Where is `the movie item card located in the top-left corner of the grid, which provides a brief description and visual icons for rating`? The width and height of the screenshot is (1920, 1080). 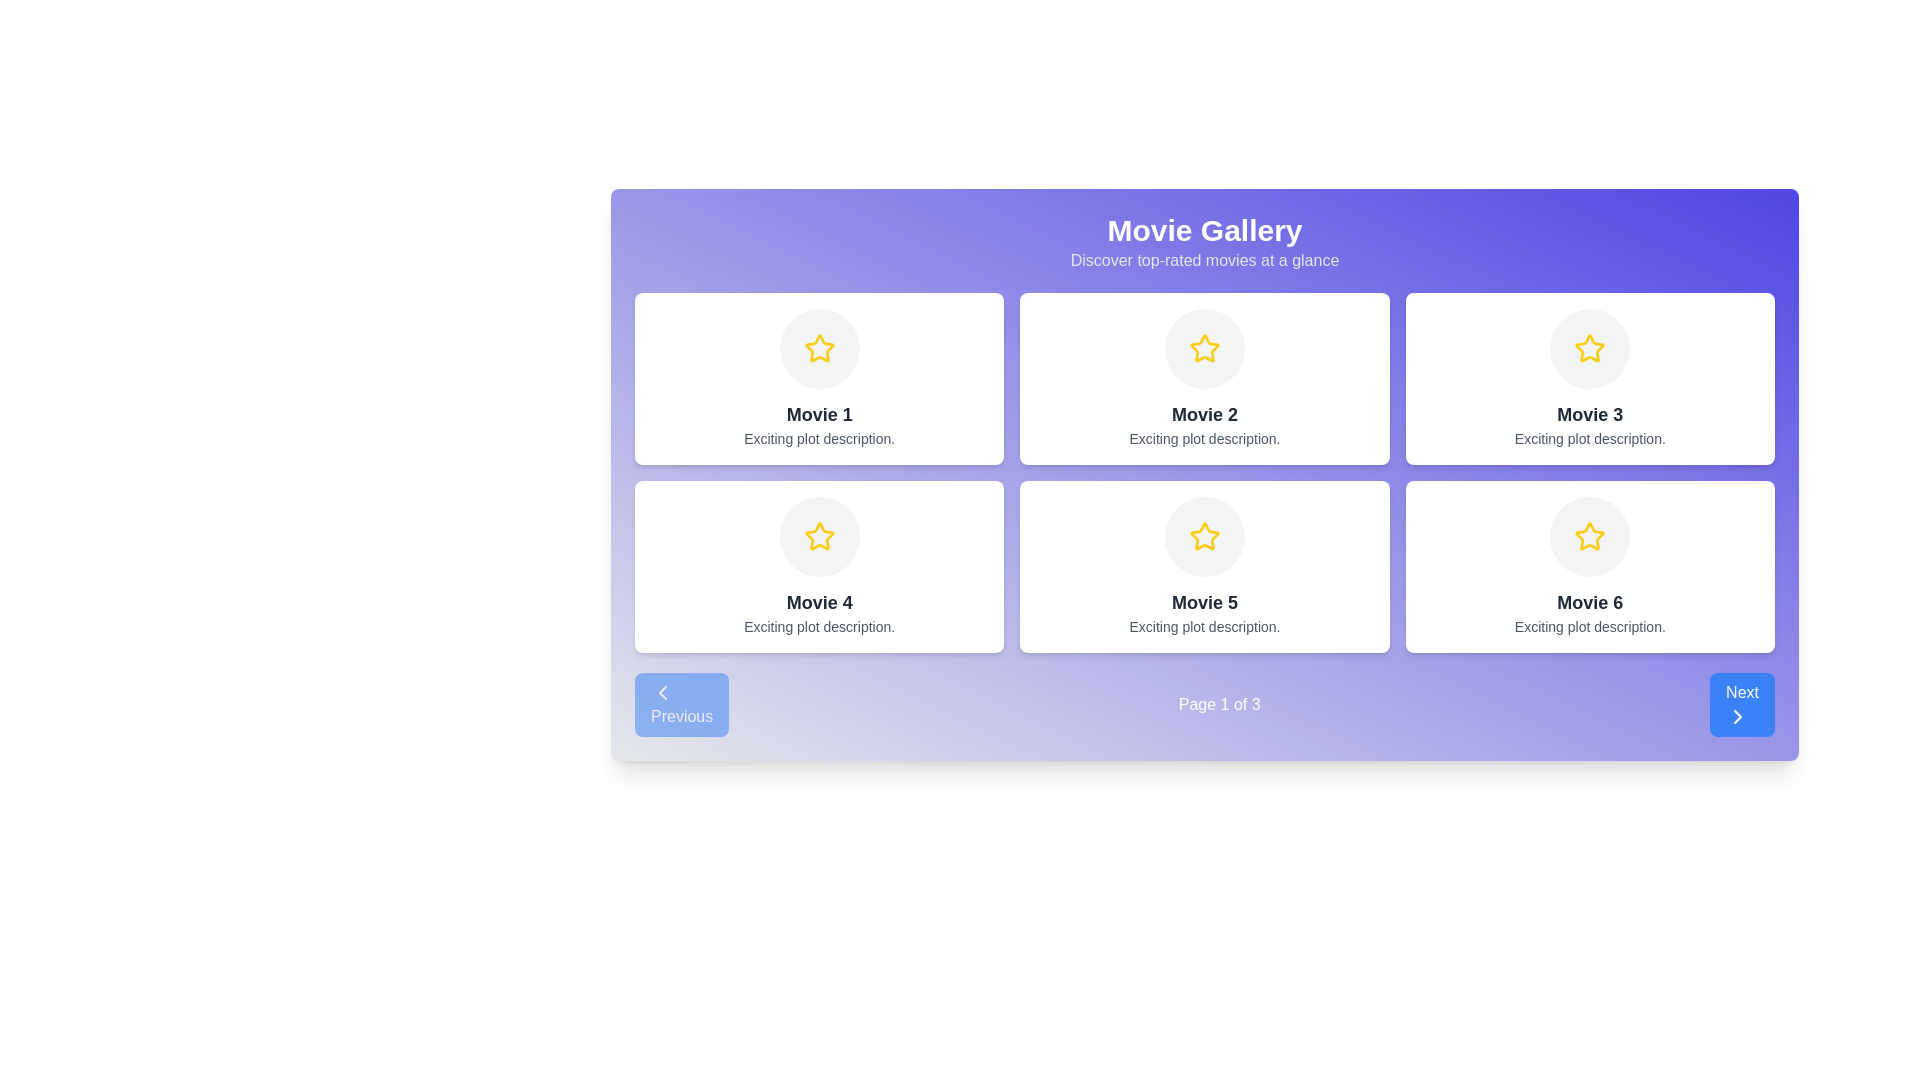
the movie item card located in the top-left corner of the grid, which provides a brief description and visual icons for rating is located at coordinates (819, 378).